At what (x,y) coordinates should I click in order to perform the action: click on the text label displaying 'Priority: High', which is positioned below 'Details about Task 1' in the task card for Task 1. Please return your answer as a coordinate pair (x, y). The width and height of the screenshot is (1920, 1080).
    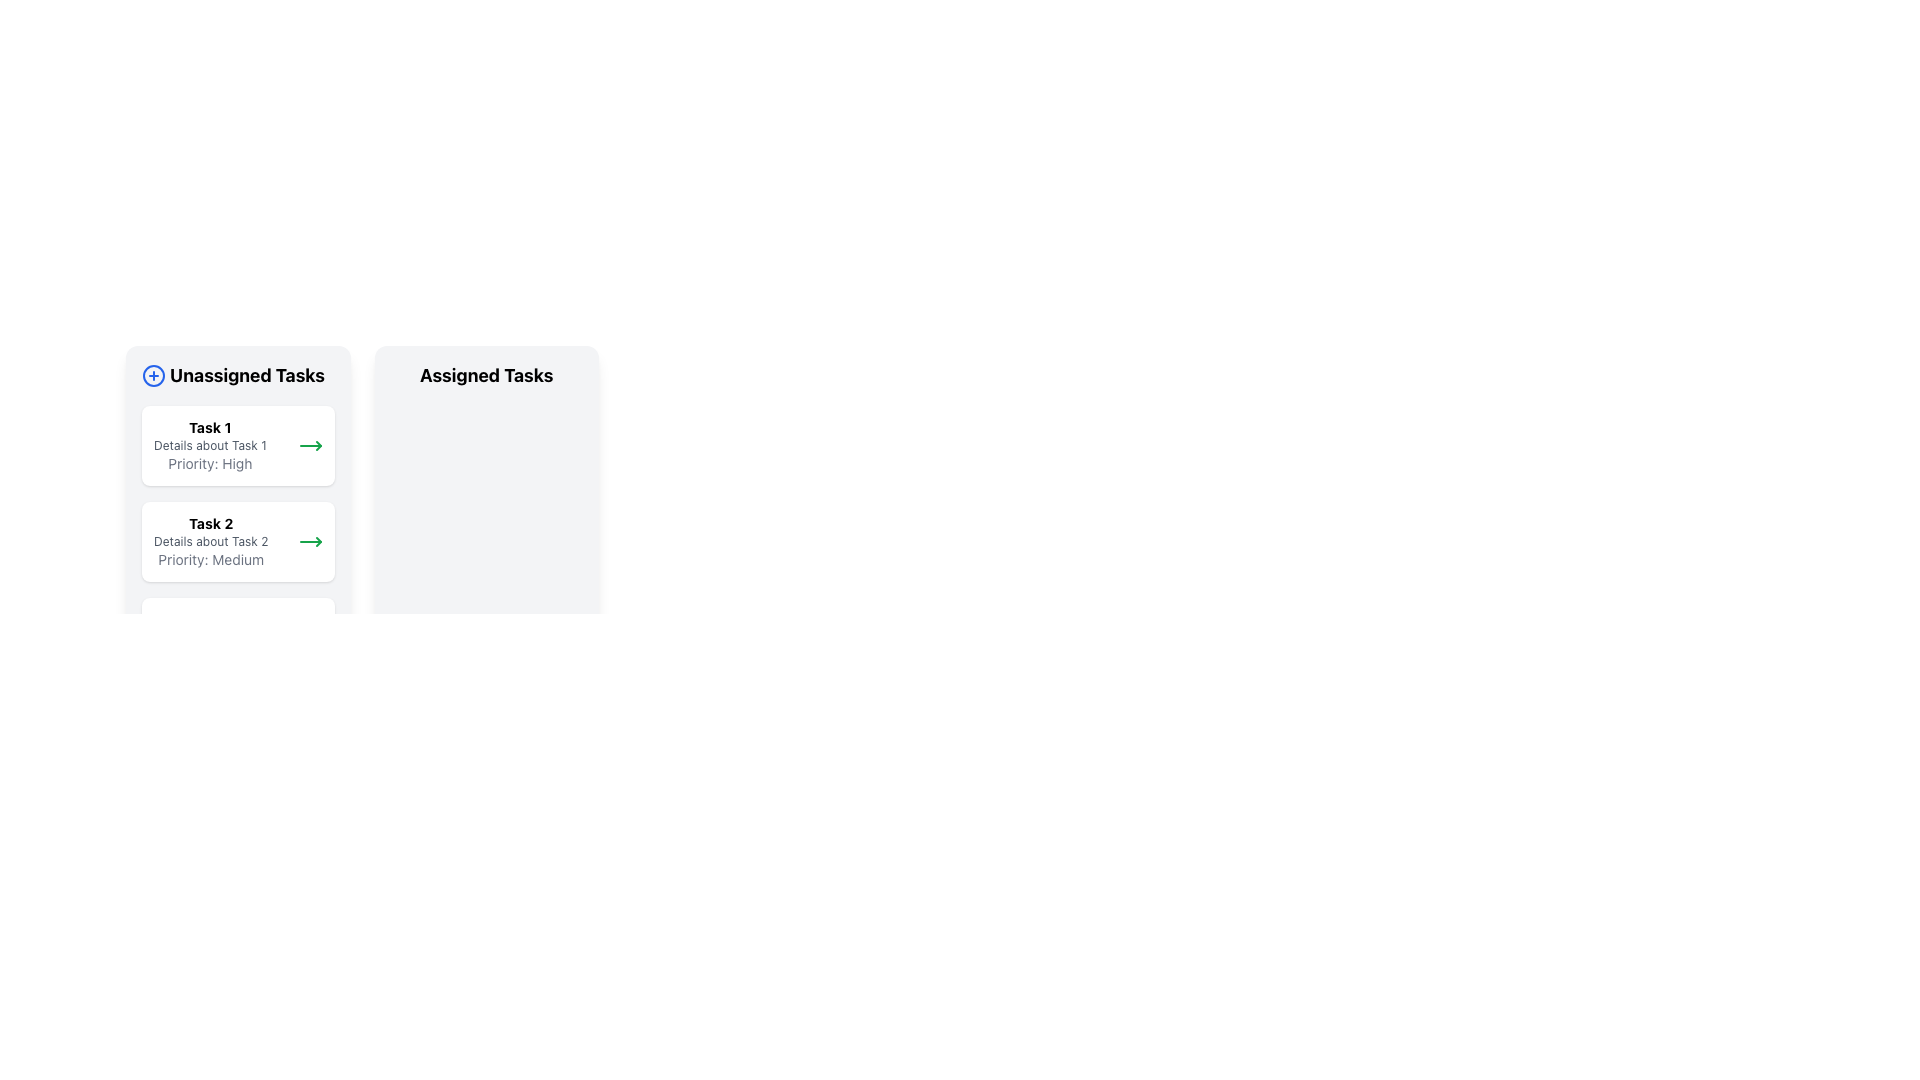
    Looking at the image, I should click on (210, 463).